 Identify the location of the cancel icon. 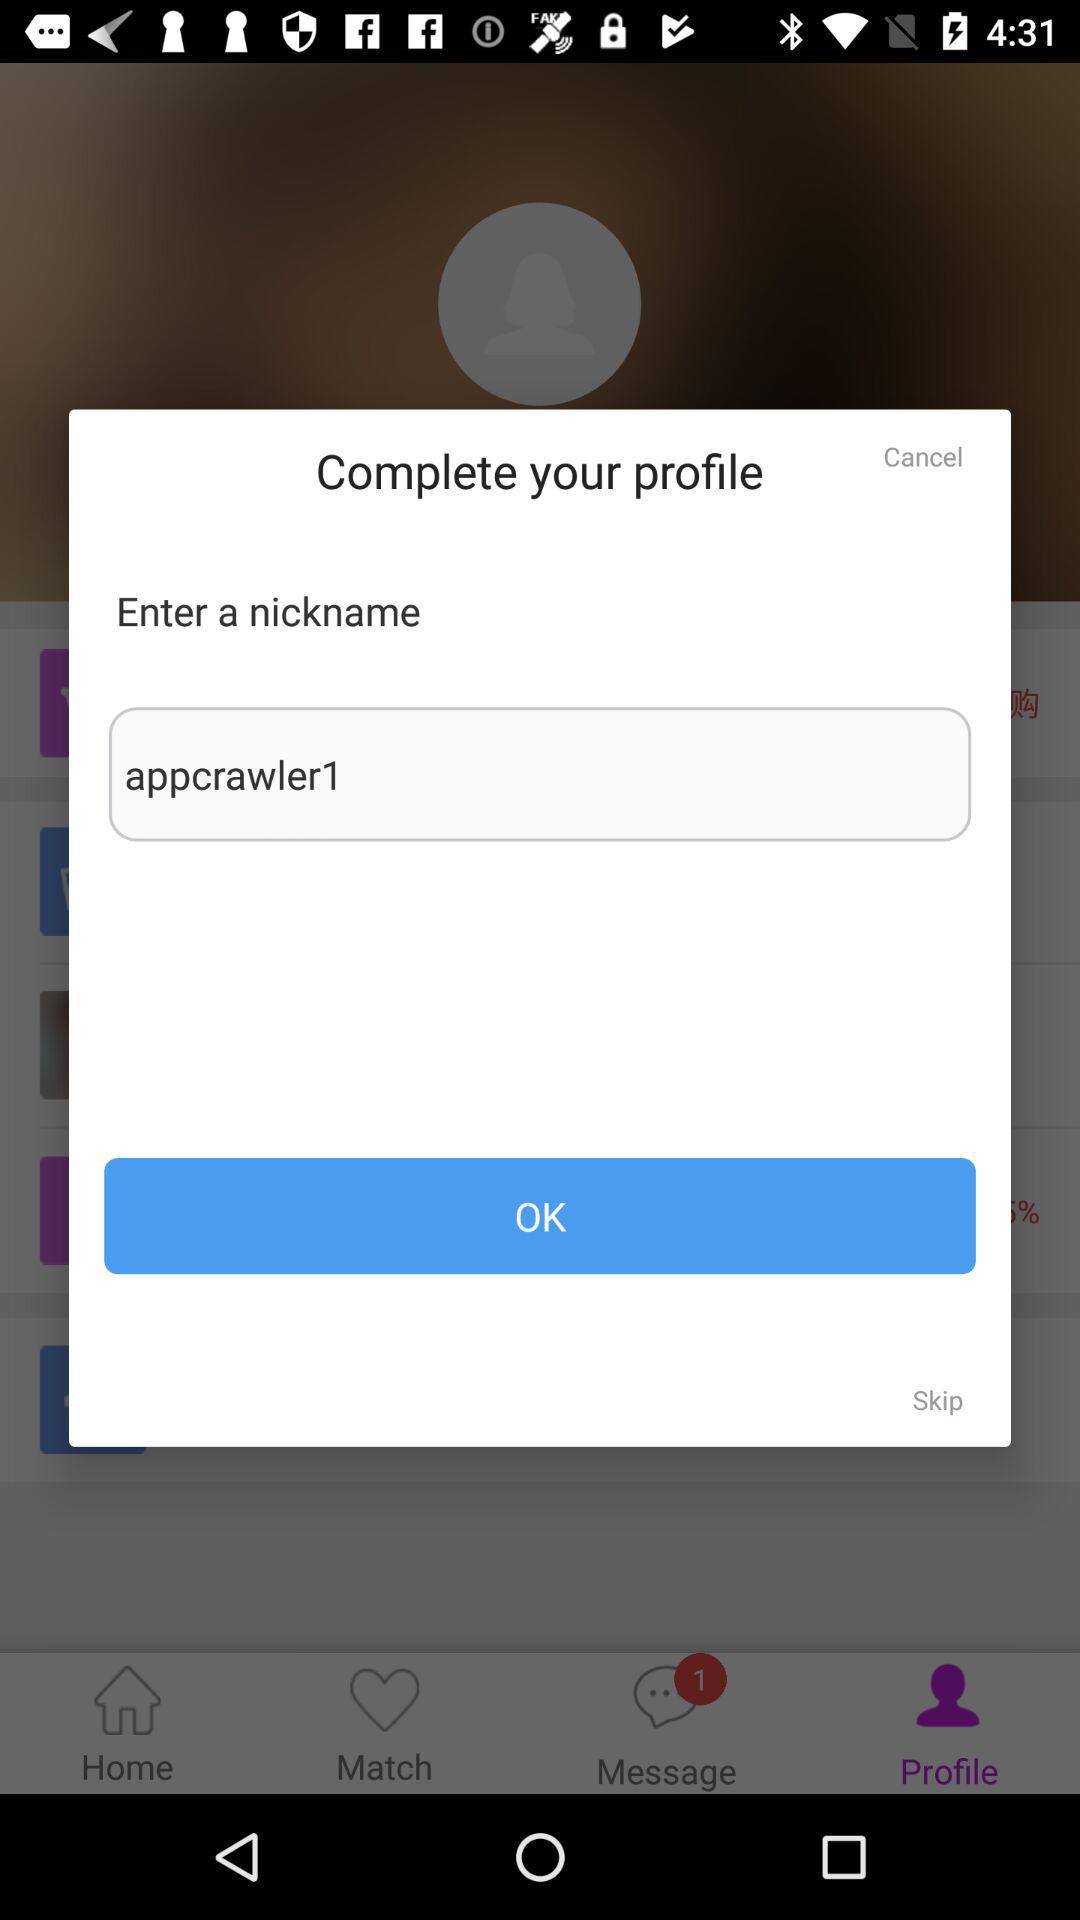
(923, 455).